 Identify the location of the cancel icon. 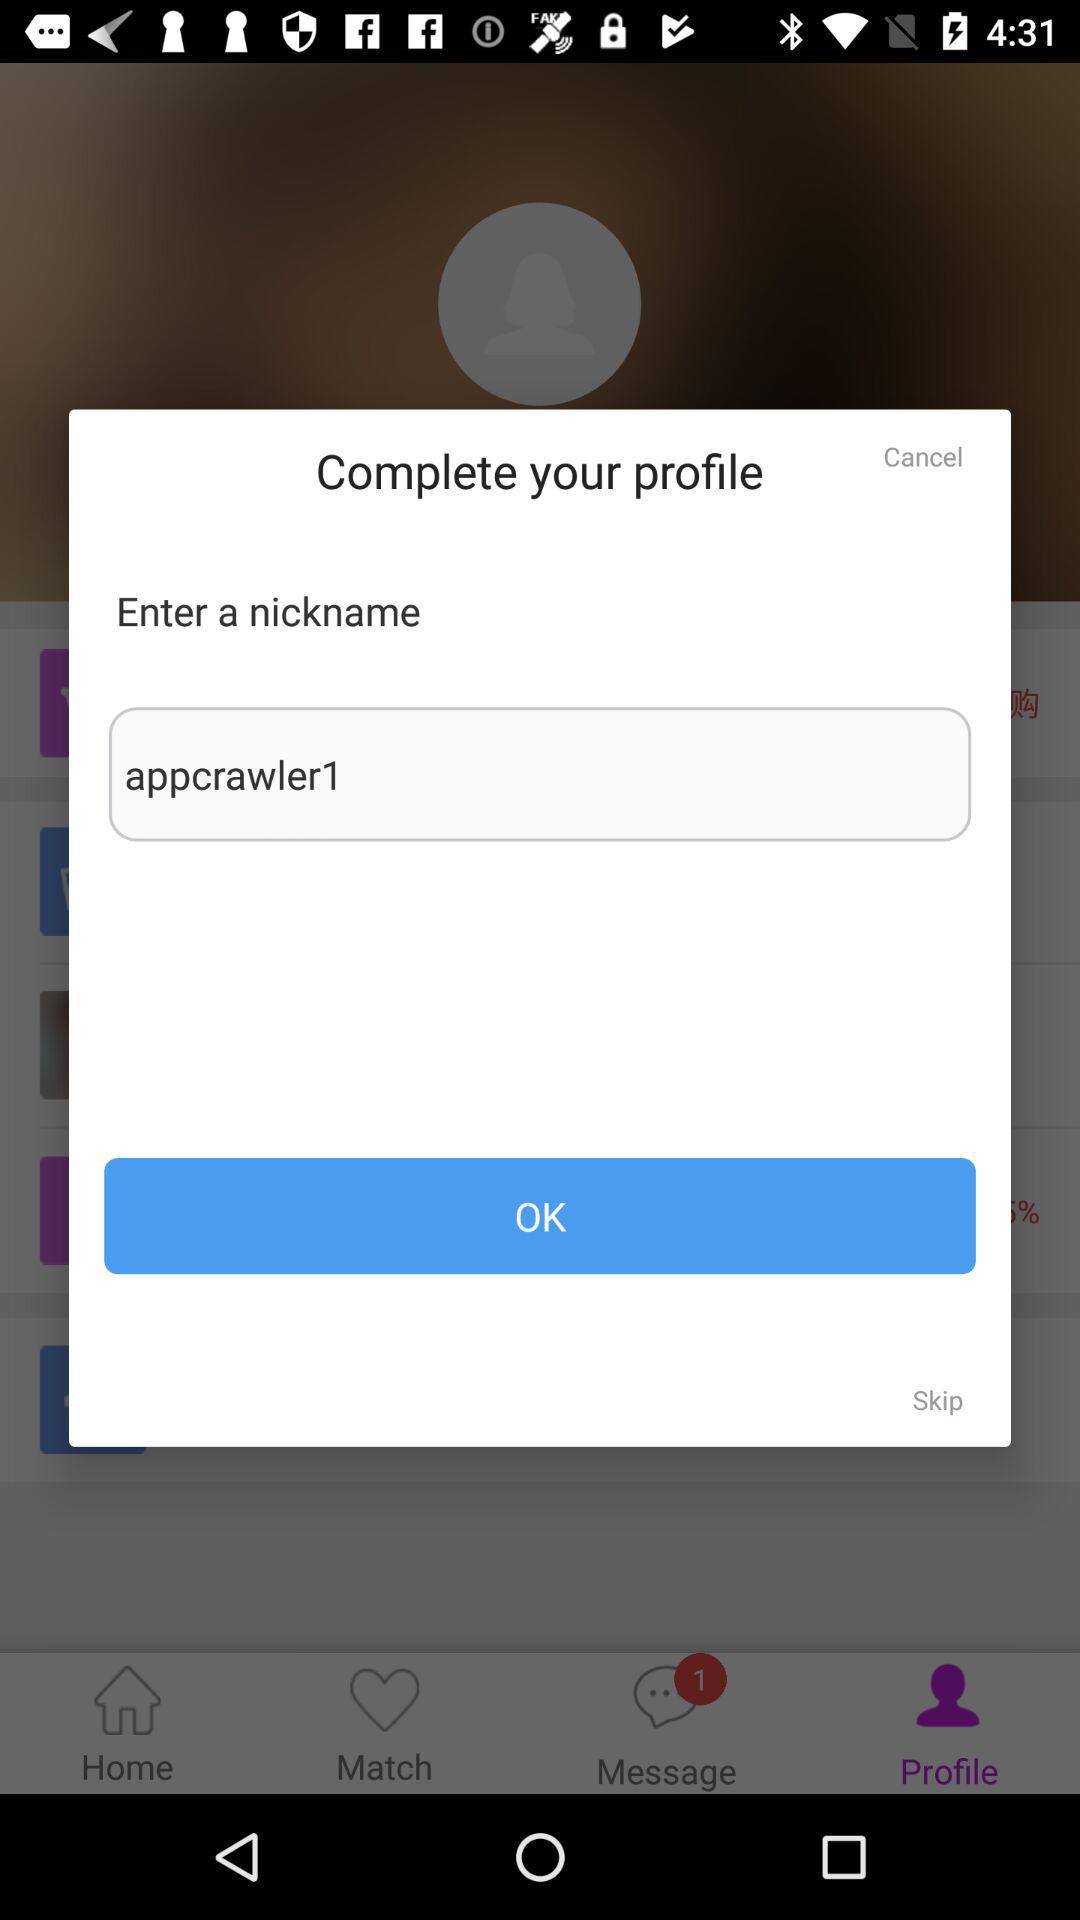
(923, 455).